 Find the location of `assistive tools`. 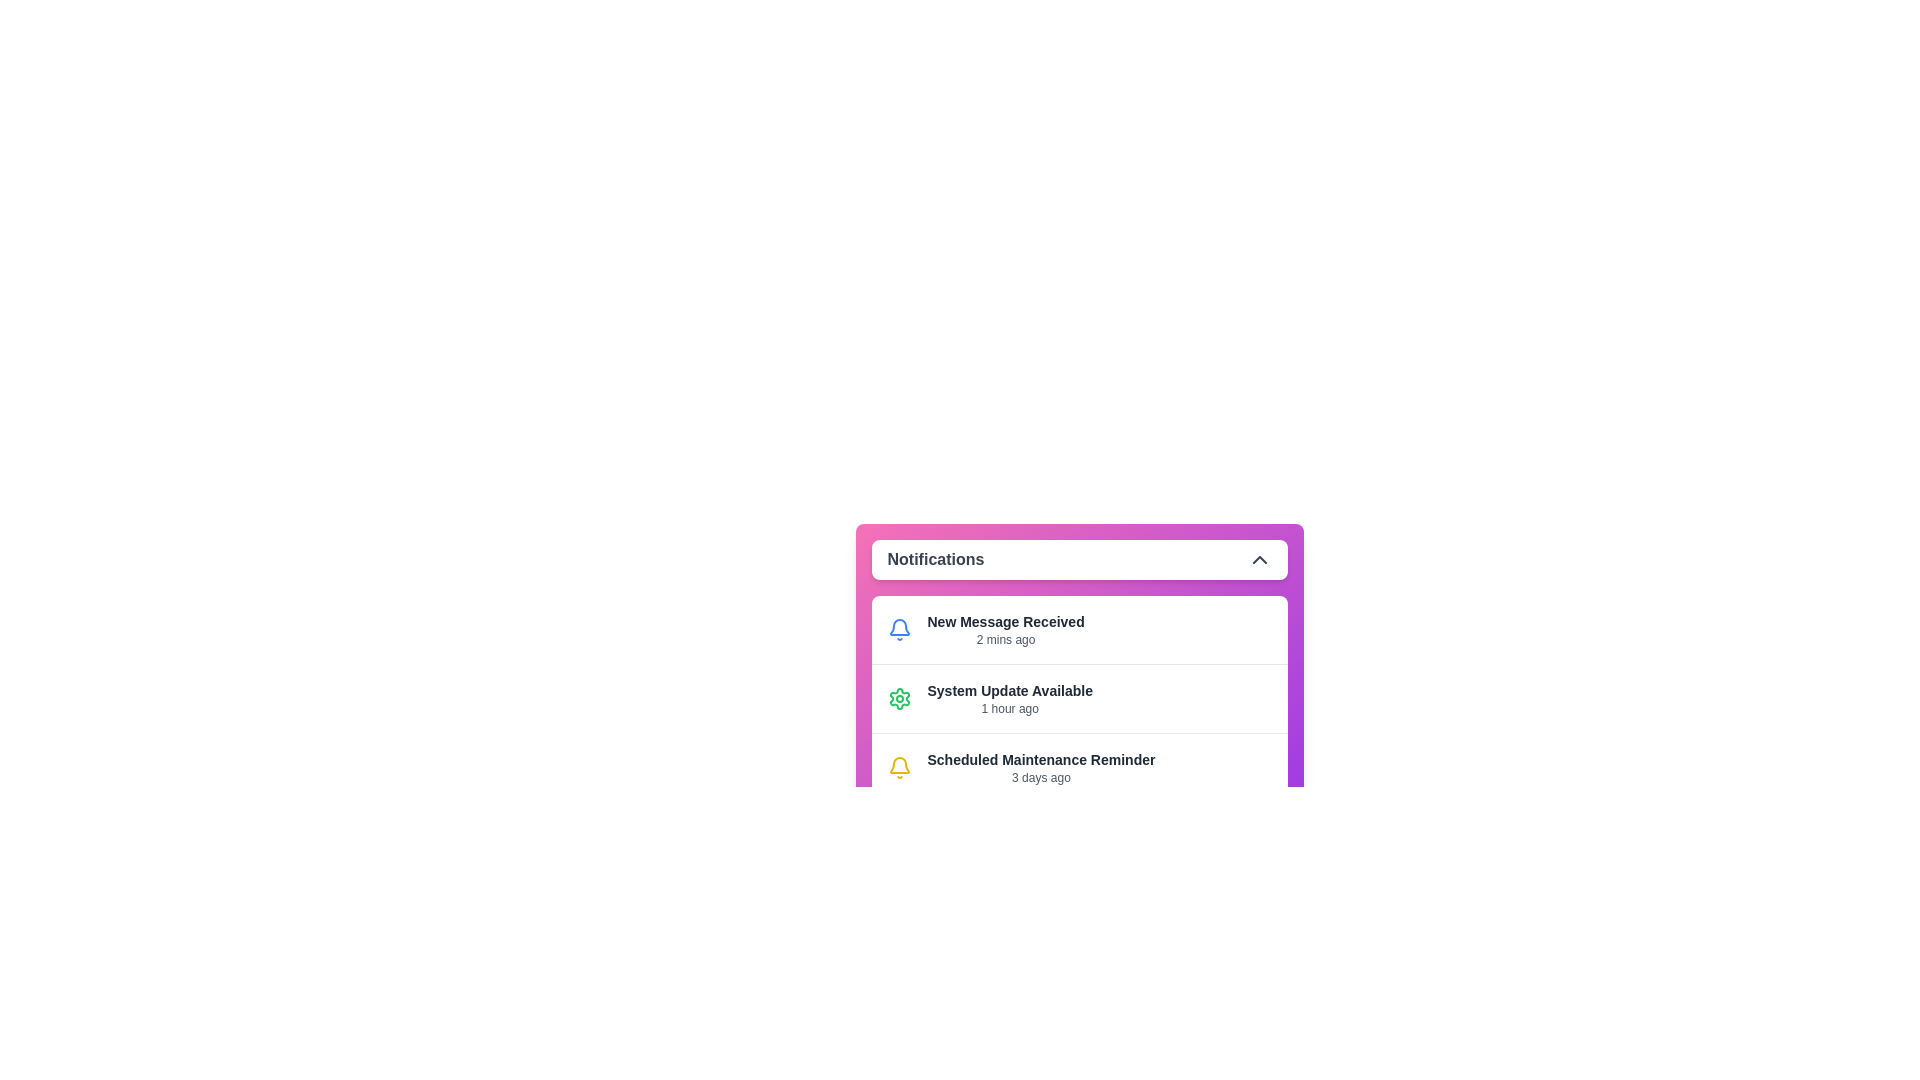

assistive tools is located at coordinates (1040, 759).